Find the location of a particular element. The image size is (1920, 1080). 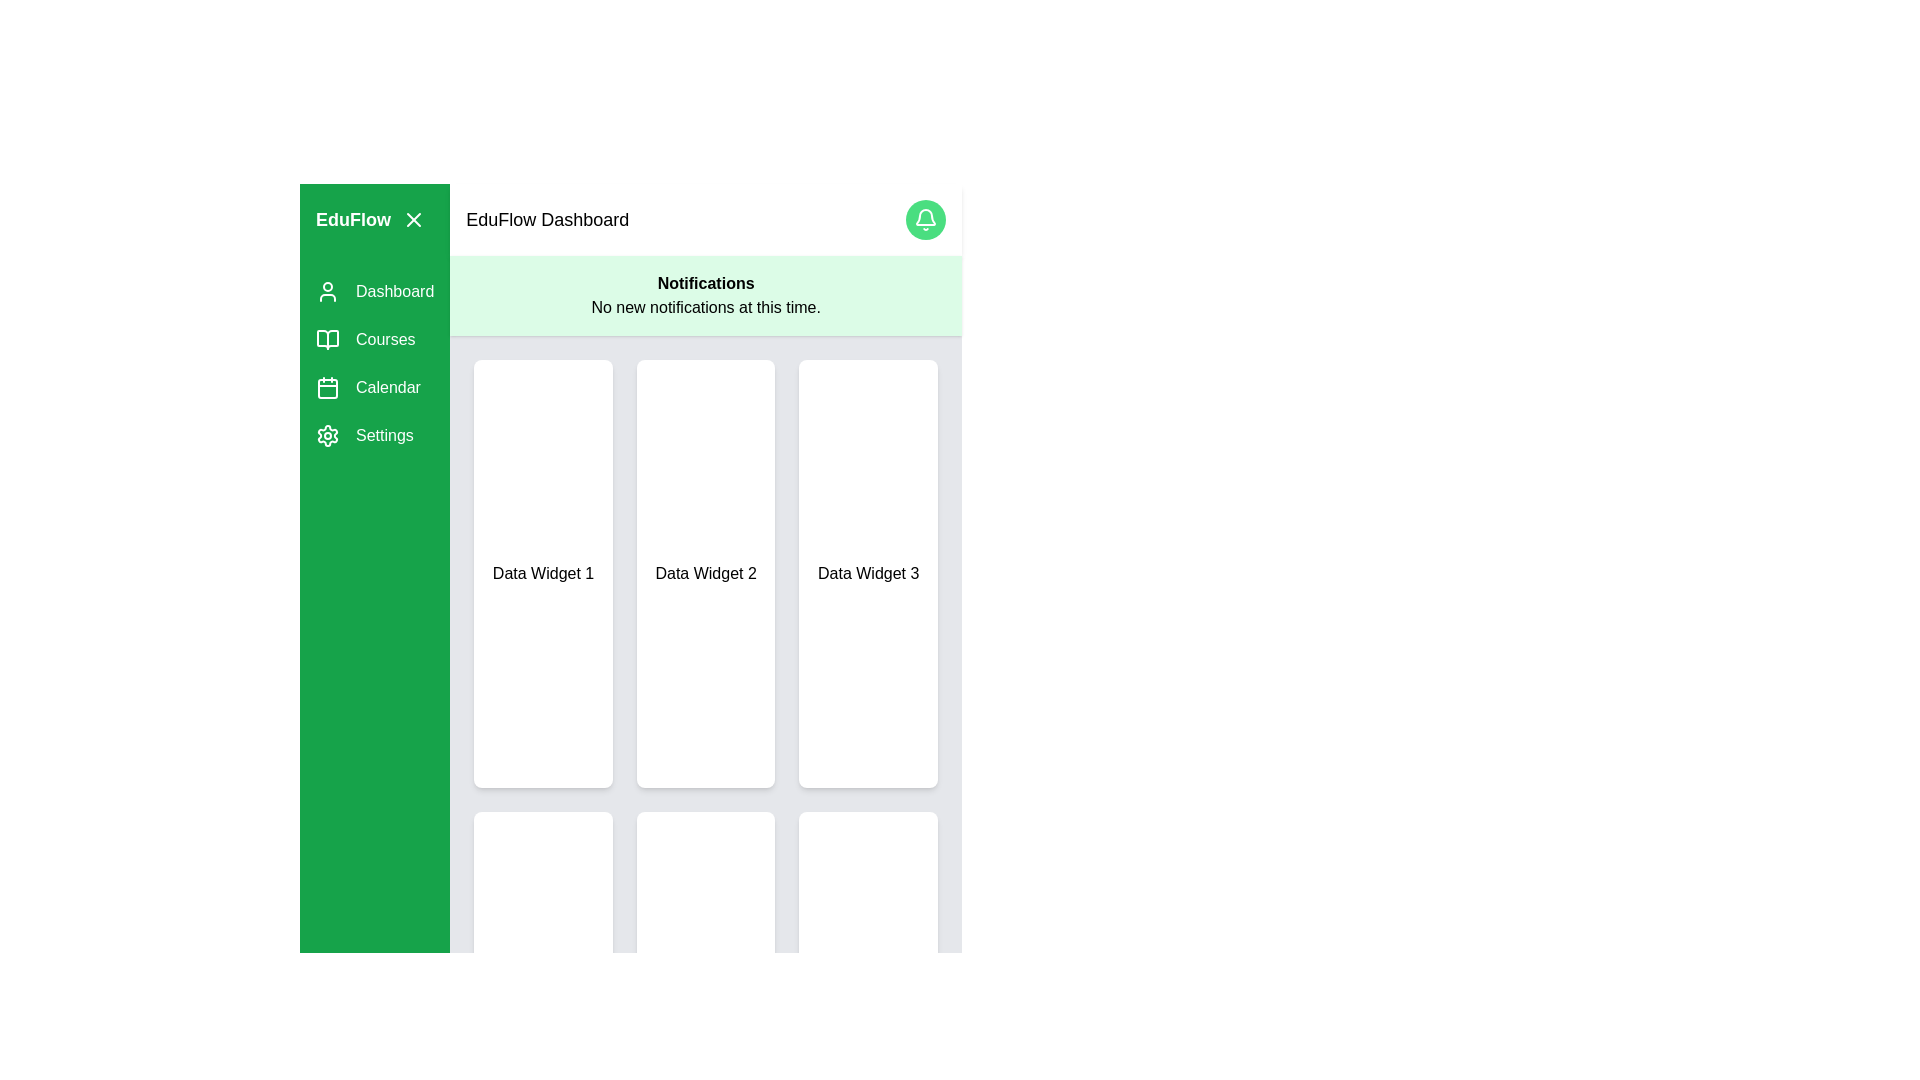

the static informational box with the heading 'Notifications' and the message 'No new notifications at this time.' is located at coordinates (706, 296).